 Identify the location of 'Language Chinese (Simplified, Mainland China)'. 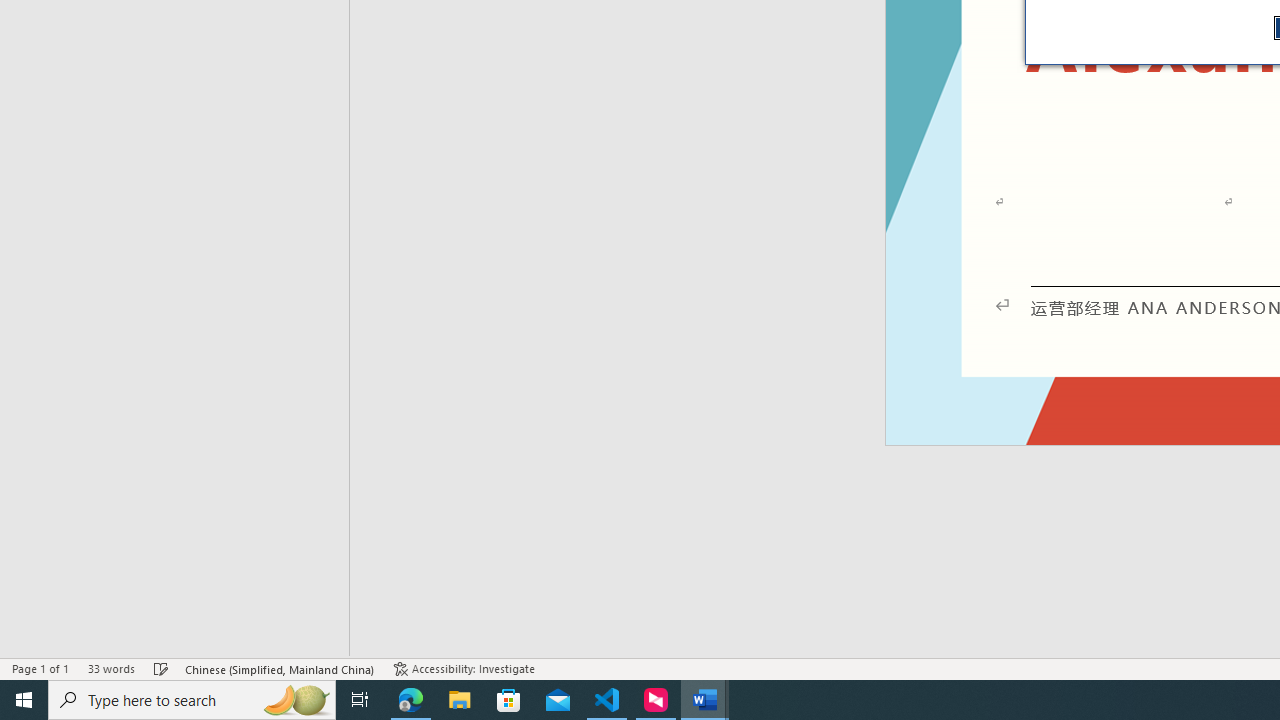
(279, 669).